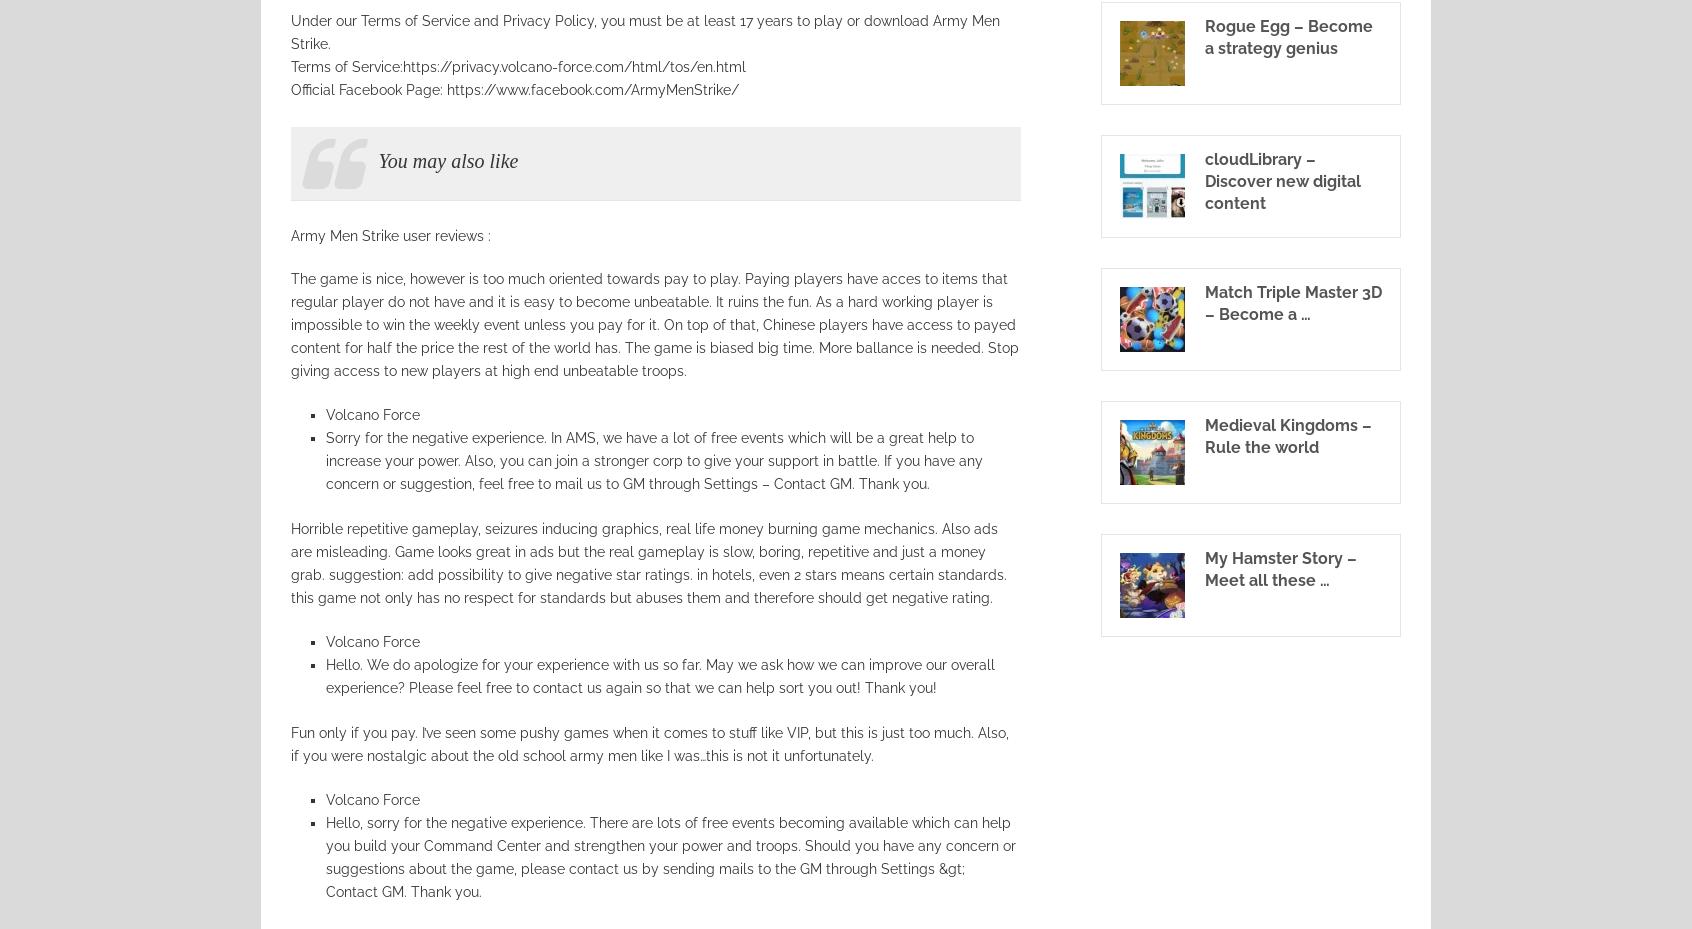  What do you see at coordinates (654, 324) in the screenshot?
I see `'The game is nice, however is too much oriented towards pay to play. Paying players have acces to items that regular player do not have and it is easy to become unbeatable. It ruins the fun. As a hard working player is impossible to win the weekly event unless you pay for it. On top of that, Chinese players have access to payed content for half the price the rest of the world has. The game is biased big time. More ballance is needed. Stop giving access to new players at high end unbeatable troops.'` at bounding box center [654, 324].